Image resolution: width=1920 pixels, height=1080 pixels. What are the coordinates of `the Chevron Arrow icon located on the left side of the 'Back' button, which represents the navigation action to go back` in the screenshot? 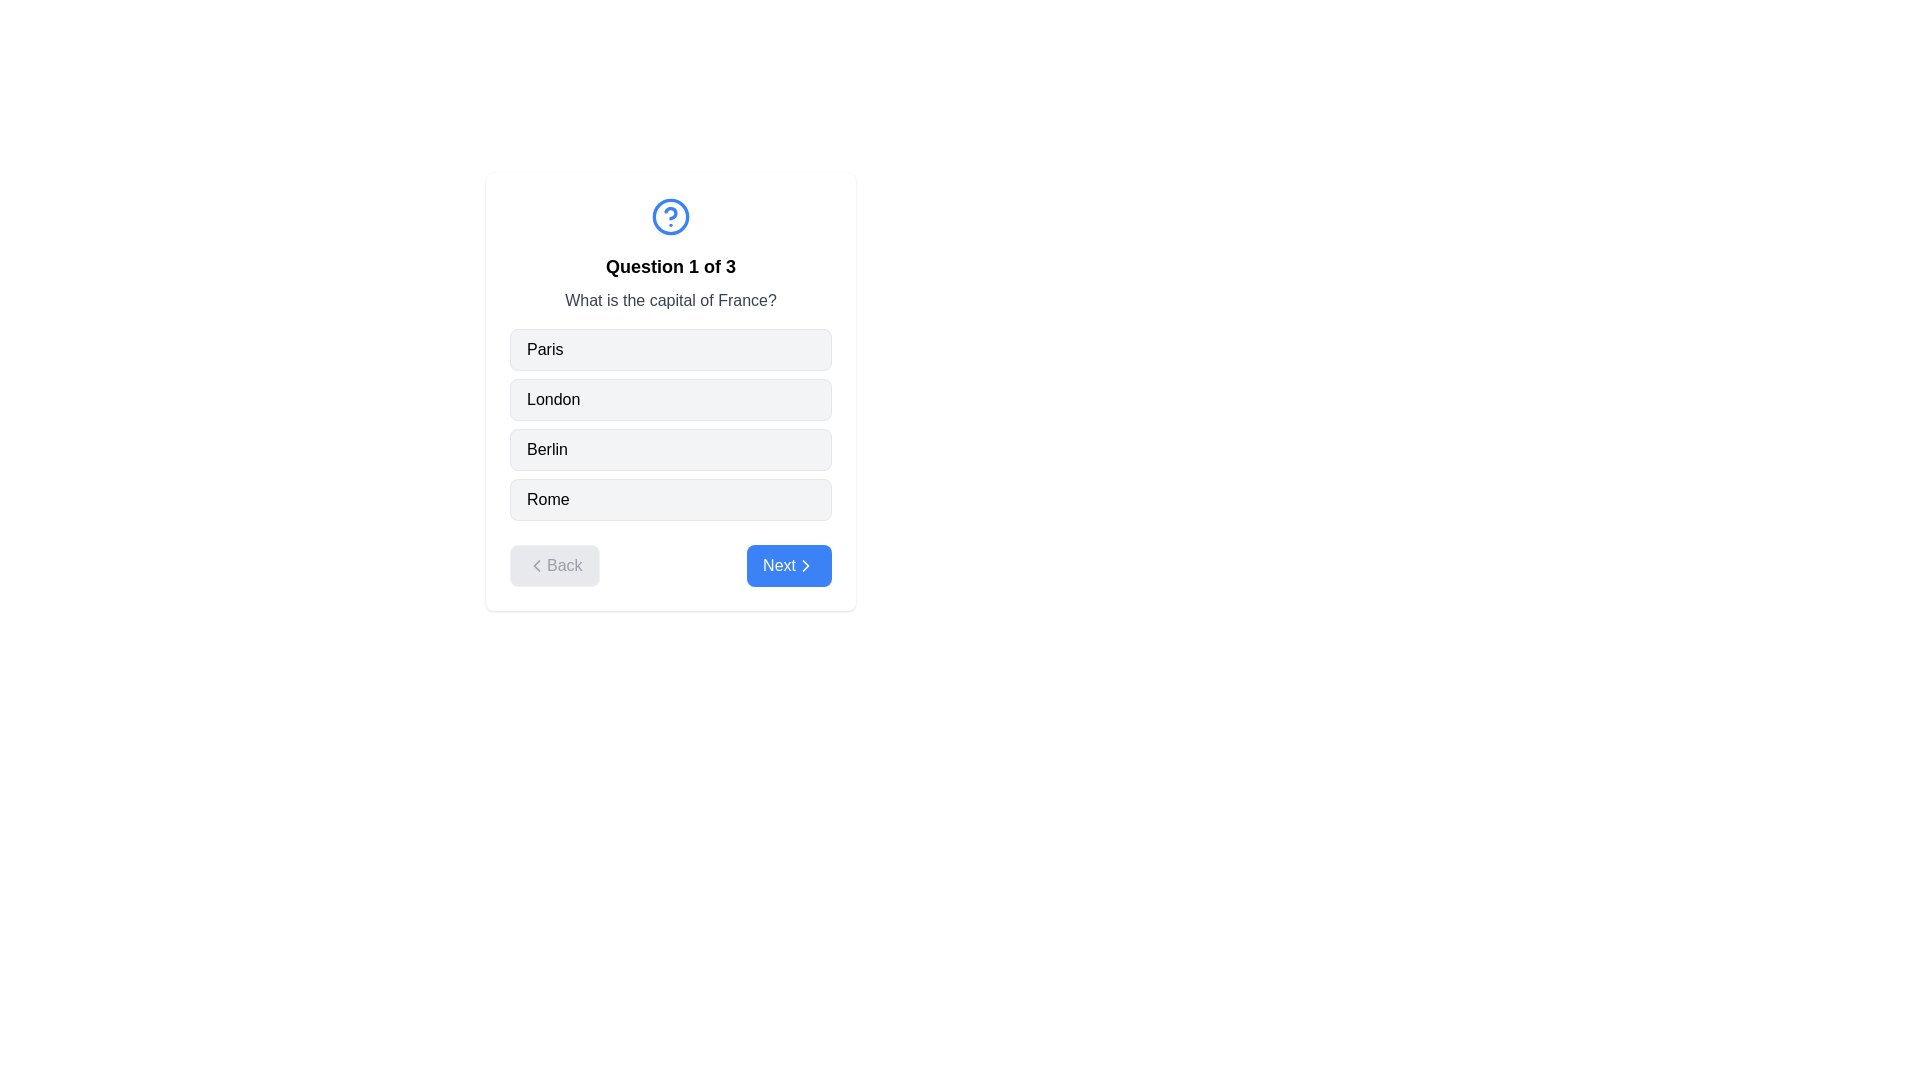 It's located at (537, 566).